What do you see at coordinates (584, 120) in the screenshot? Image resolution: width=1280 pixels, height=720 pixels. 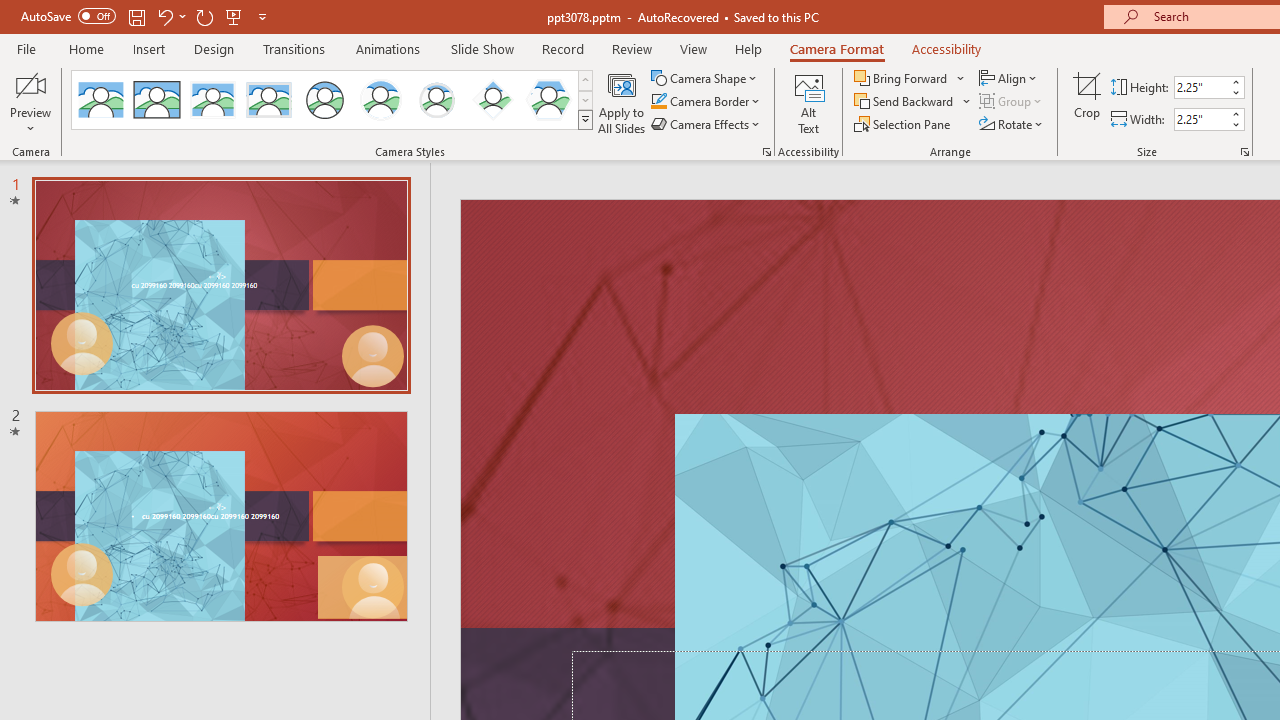 I see `'Camera Styles'` at bounding box center [584, 120].